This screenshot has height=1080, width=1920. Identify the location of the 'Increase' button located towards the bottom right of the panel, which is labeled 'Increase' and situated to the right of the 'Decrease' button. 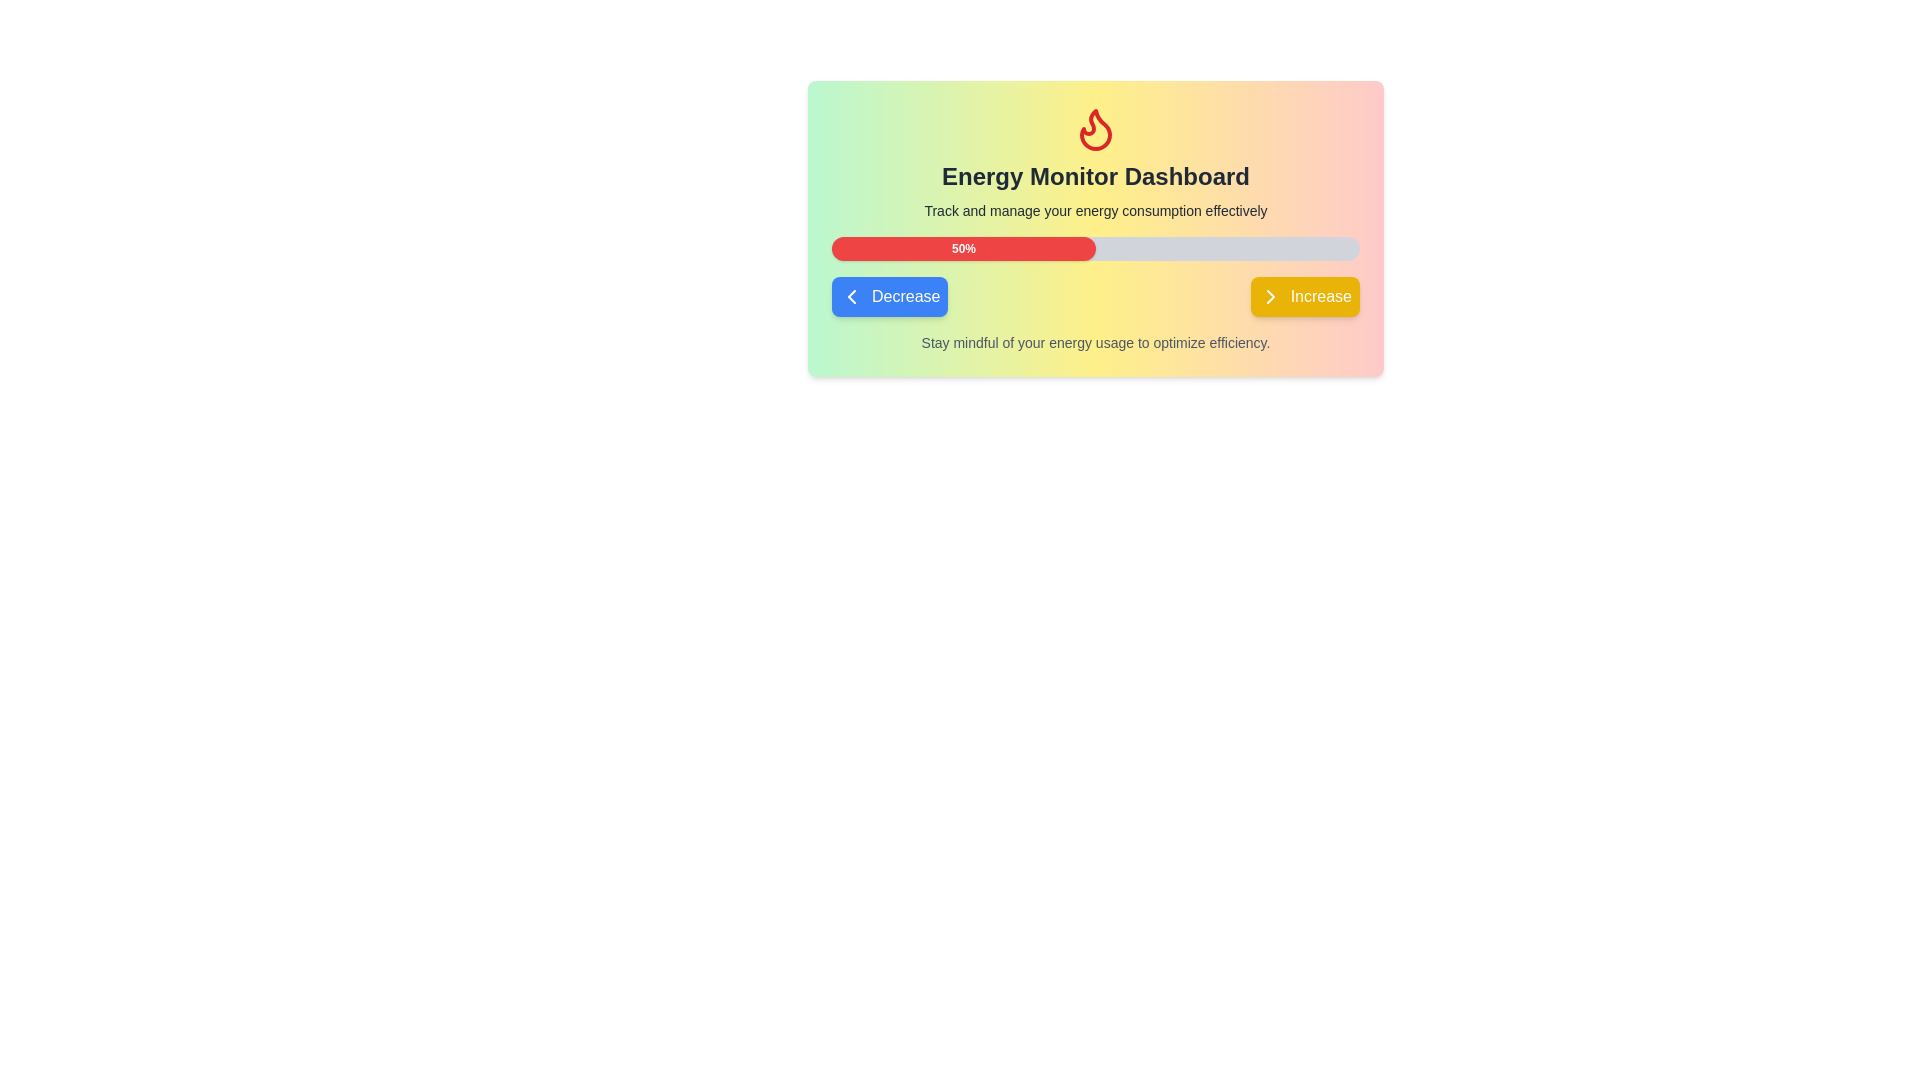
(1321, 297).